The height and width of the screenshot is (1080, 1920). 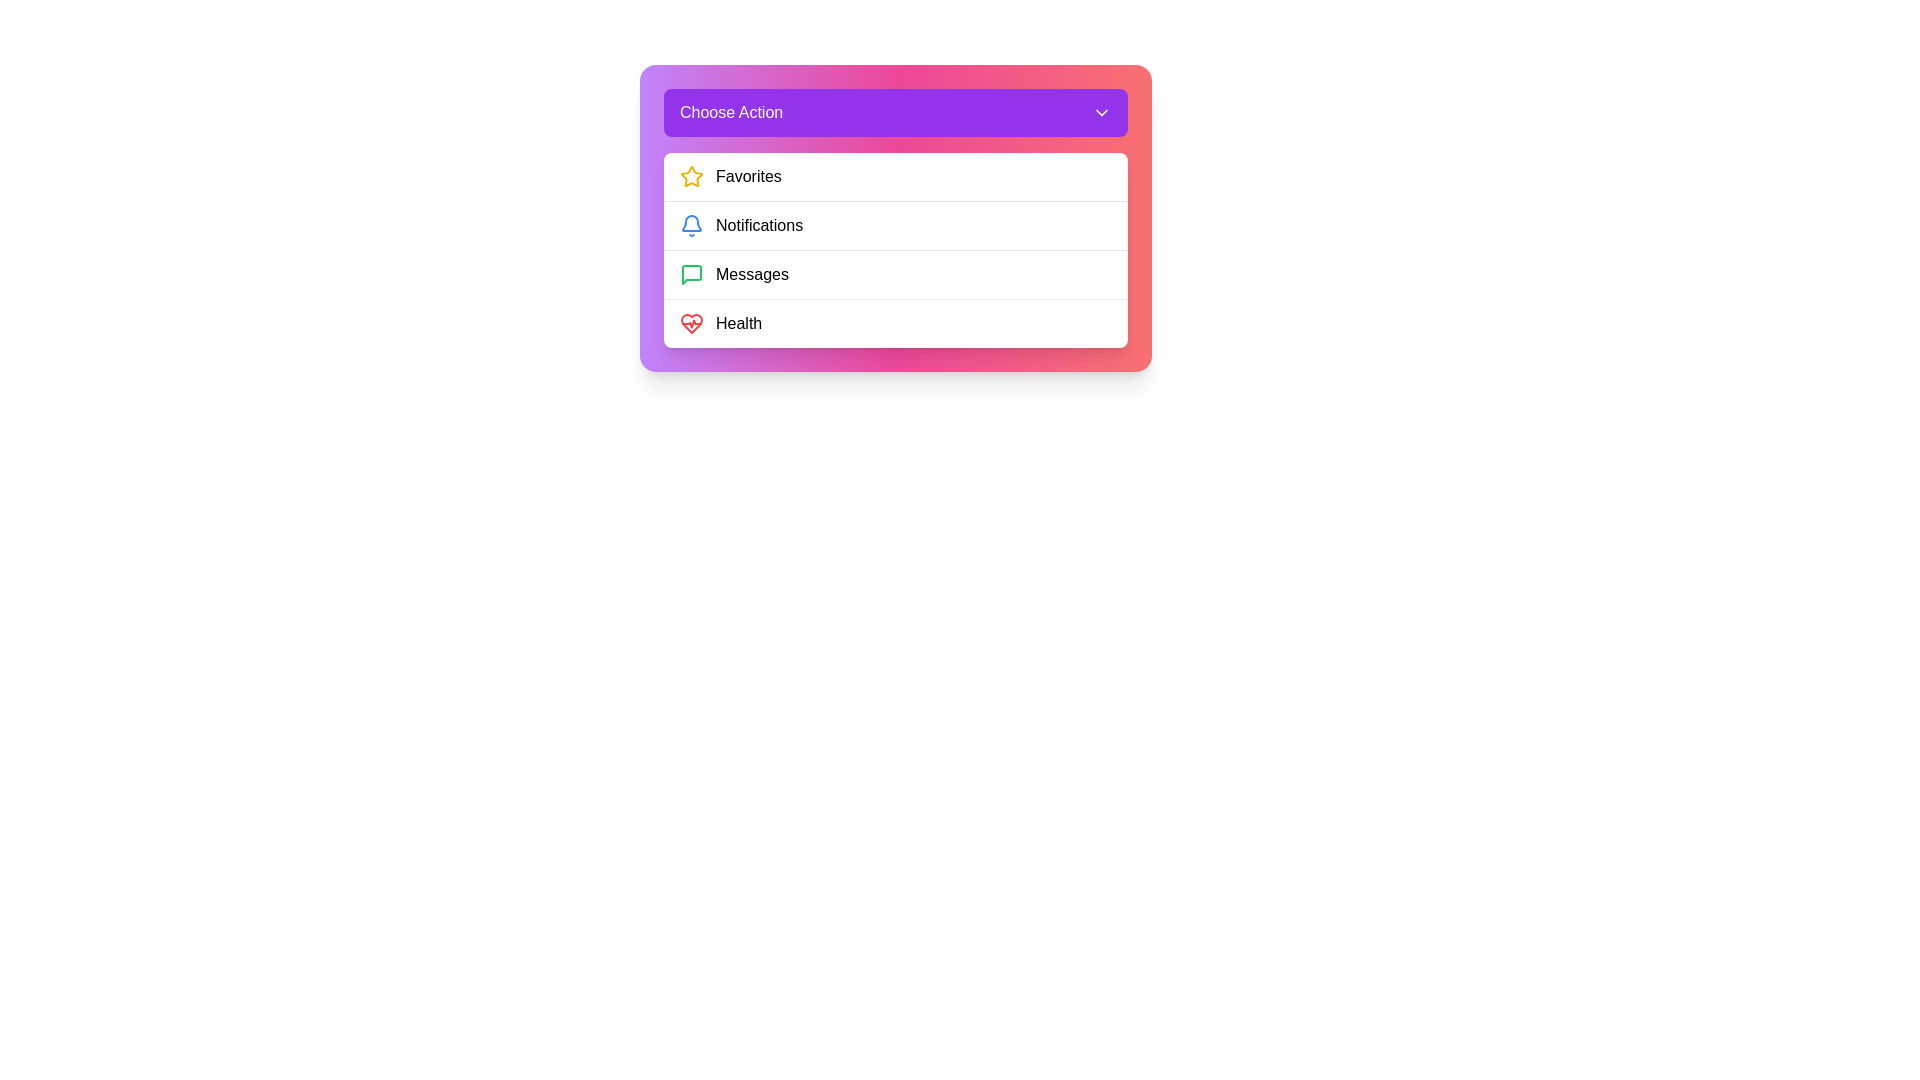 What do you see at coordinates (1101, 112) in the screenshot?
I see `the chevron icon located at the right end of the 'Choose Action' purple bar` at bounding box center [1101, 112].